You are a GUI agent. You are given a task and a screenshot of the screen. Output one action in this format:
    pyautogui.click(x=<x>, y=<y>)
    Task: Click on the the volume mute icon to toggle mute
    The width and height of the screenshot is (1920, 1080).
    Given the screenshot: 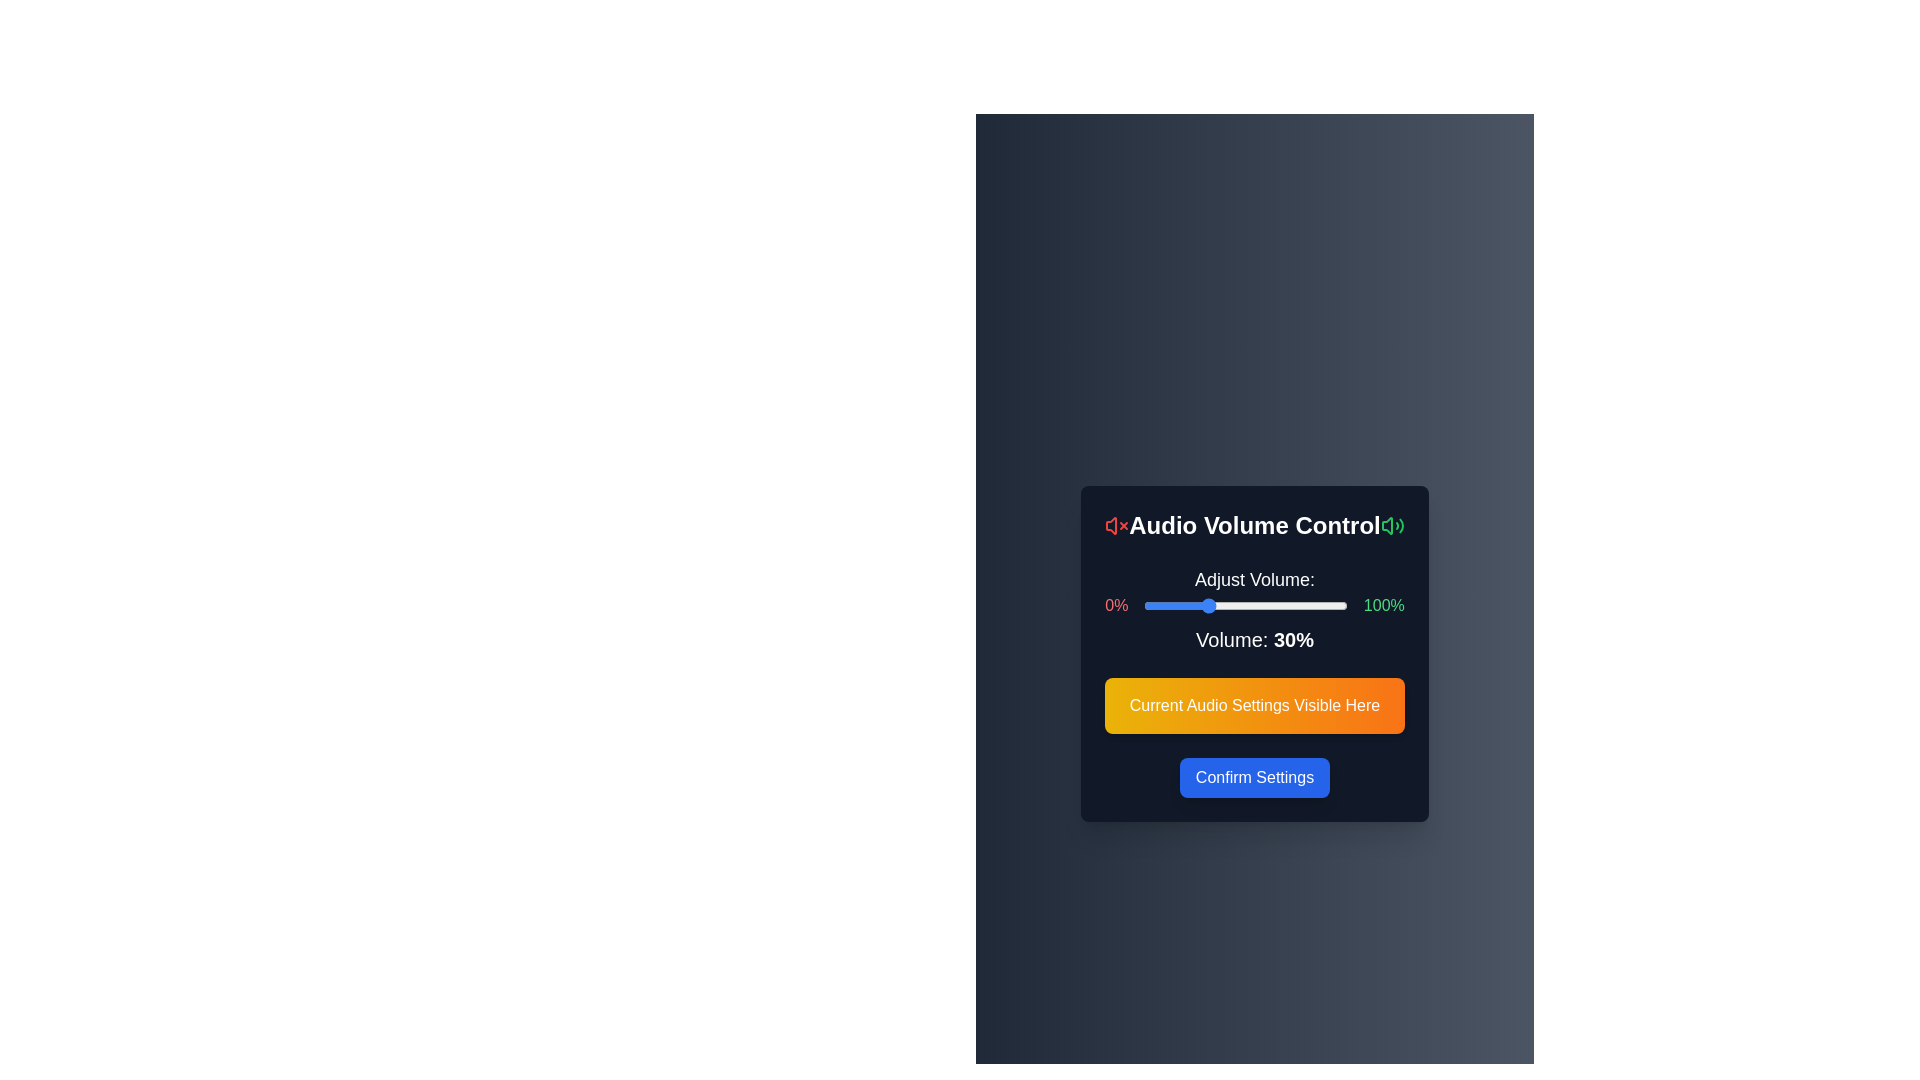 What is the action you would take?
    pyautogui.click(x=1116, y=524)
    